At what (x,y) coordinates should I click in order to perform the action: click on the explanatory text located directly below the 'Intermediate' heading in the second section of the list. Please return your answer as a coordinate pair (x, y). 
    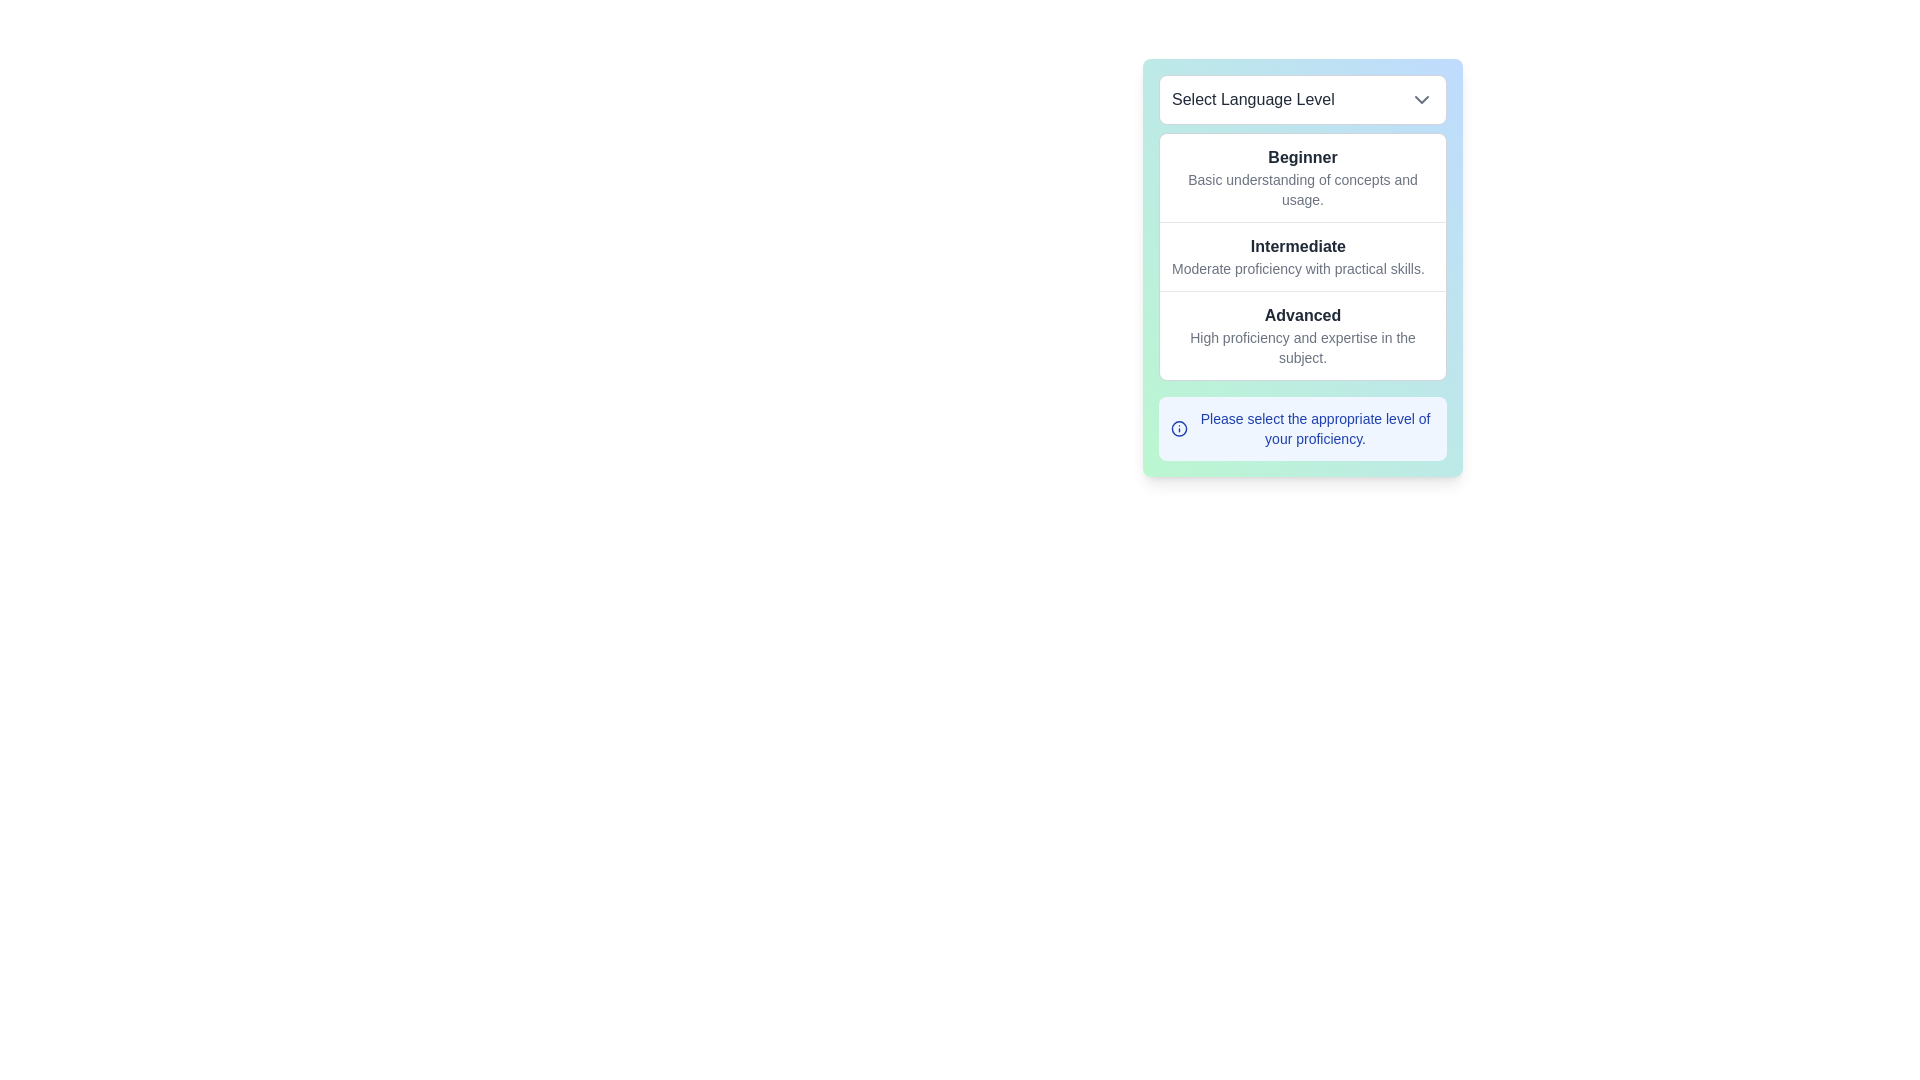
    Looking at the image, I should click on (1298, 268).